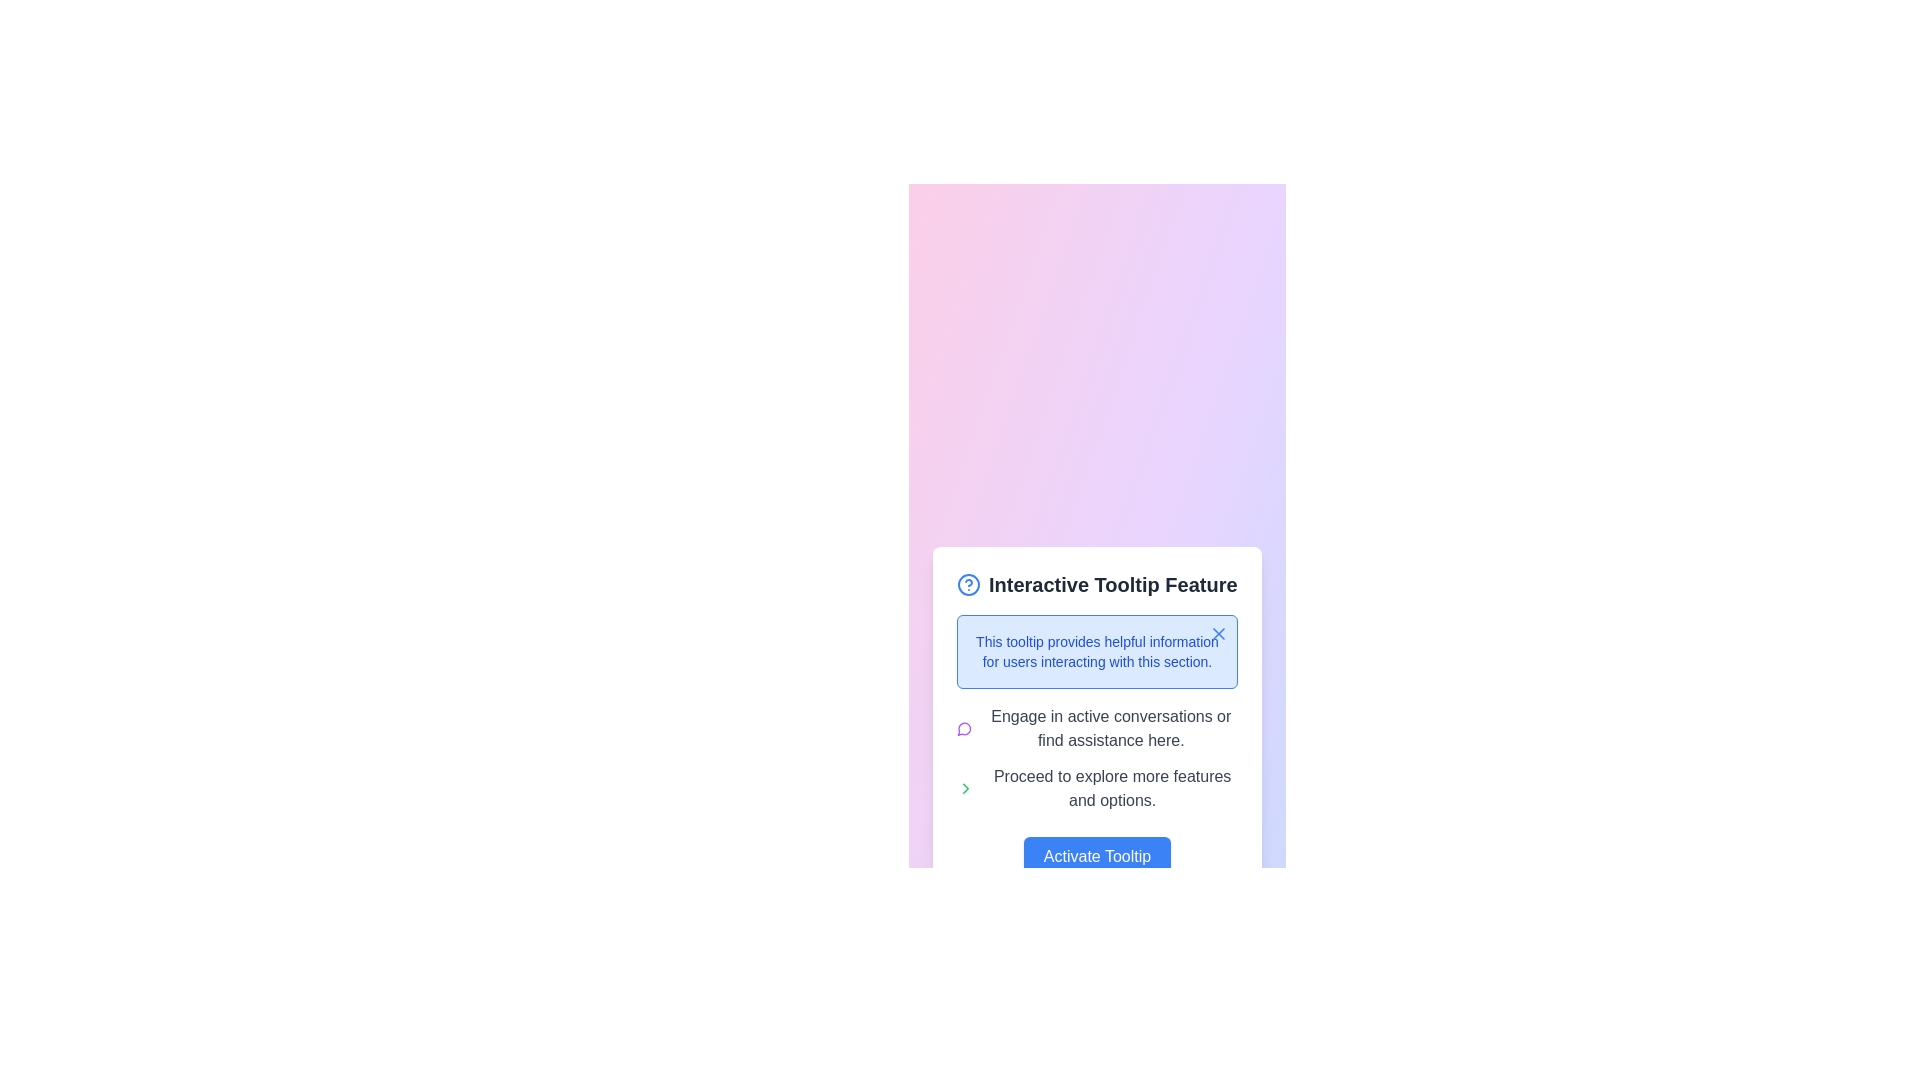 The width and height of the screenshot is (1920, 1080). Describe the element at coordinates (1112, 585) in the screenshot. I see `the Heading text or label located in the upper section of the card-like structure, which provides a summary or name for the content below it` at that location.